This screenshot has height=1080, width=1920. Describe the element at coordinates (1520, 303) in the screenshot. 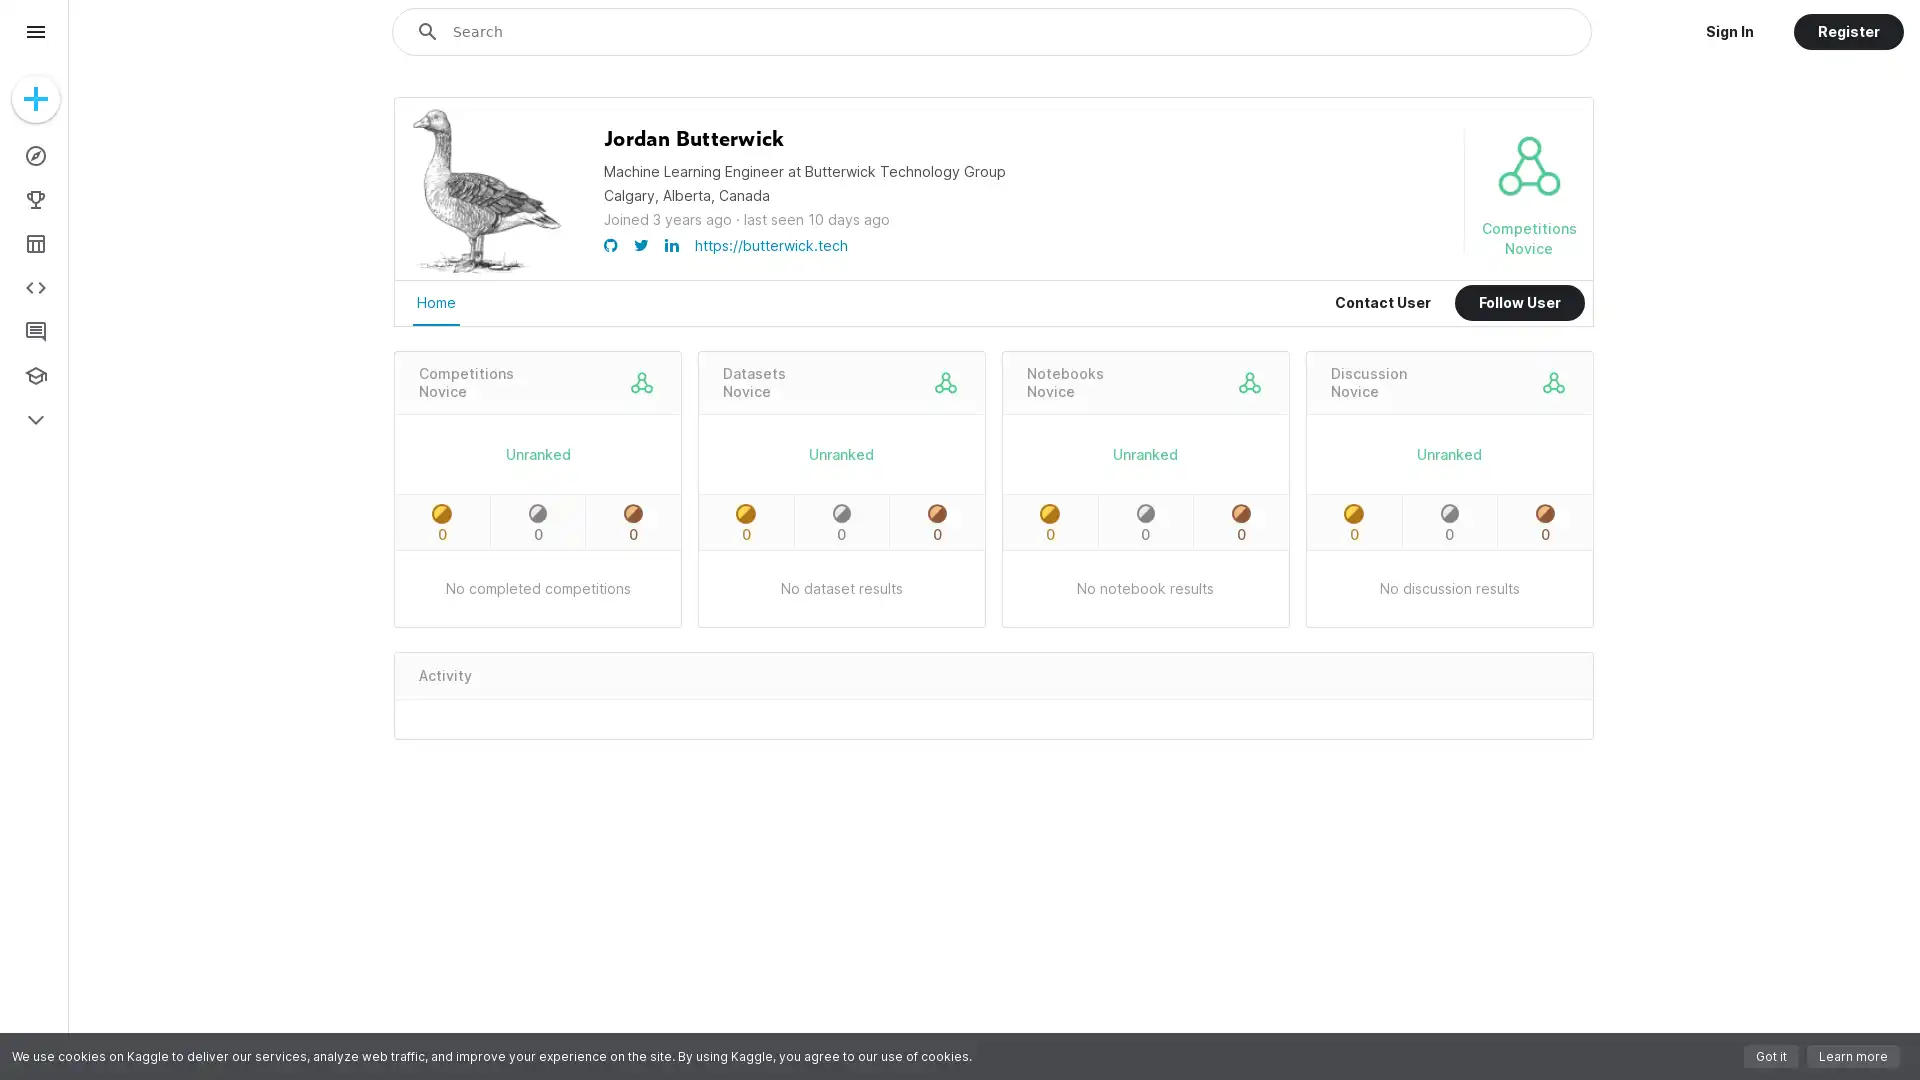

I see `Follow User` at that location.